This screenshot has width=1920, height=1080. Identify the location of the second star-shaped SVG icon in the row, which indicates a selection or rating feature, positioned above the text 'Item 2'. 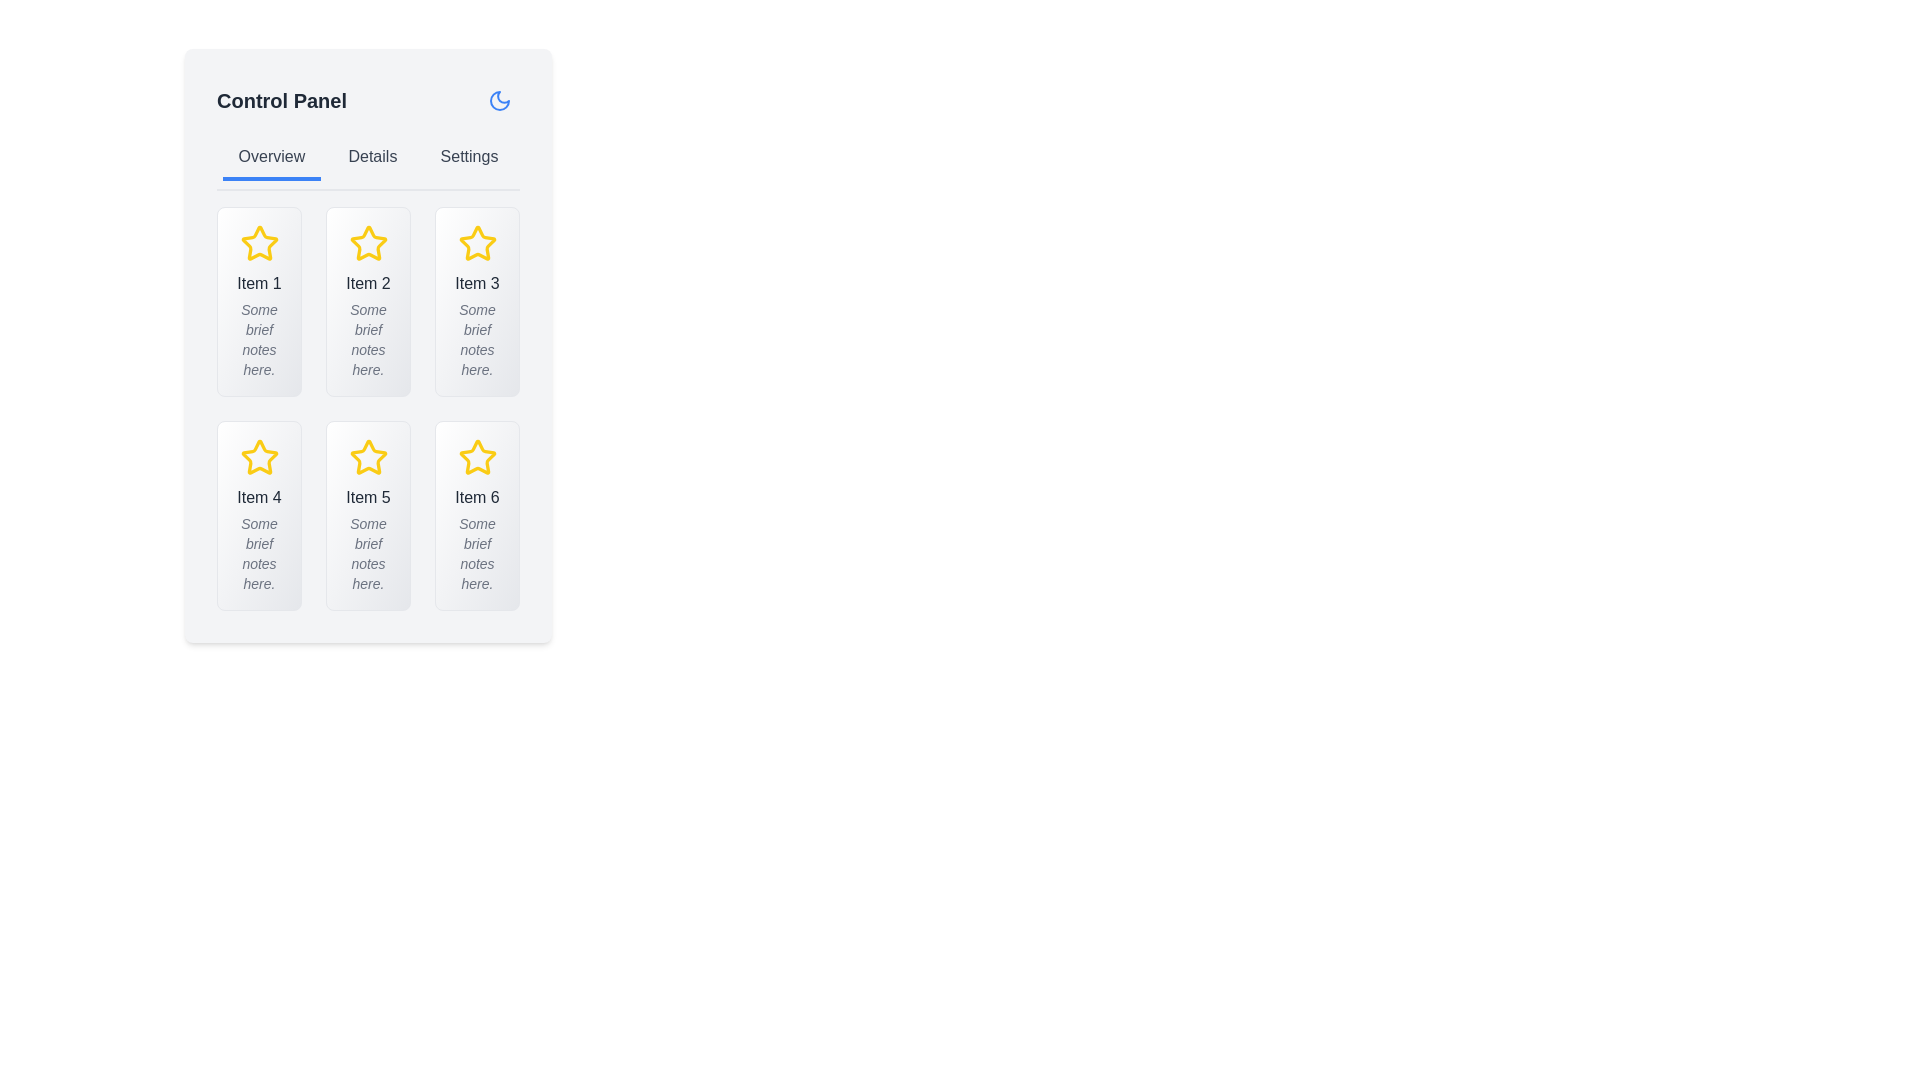
(368, 242).